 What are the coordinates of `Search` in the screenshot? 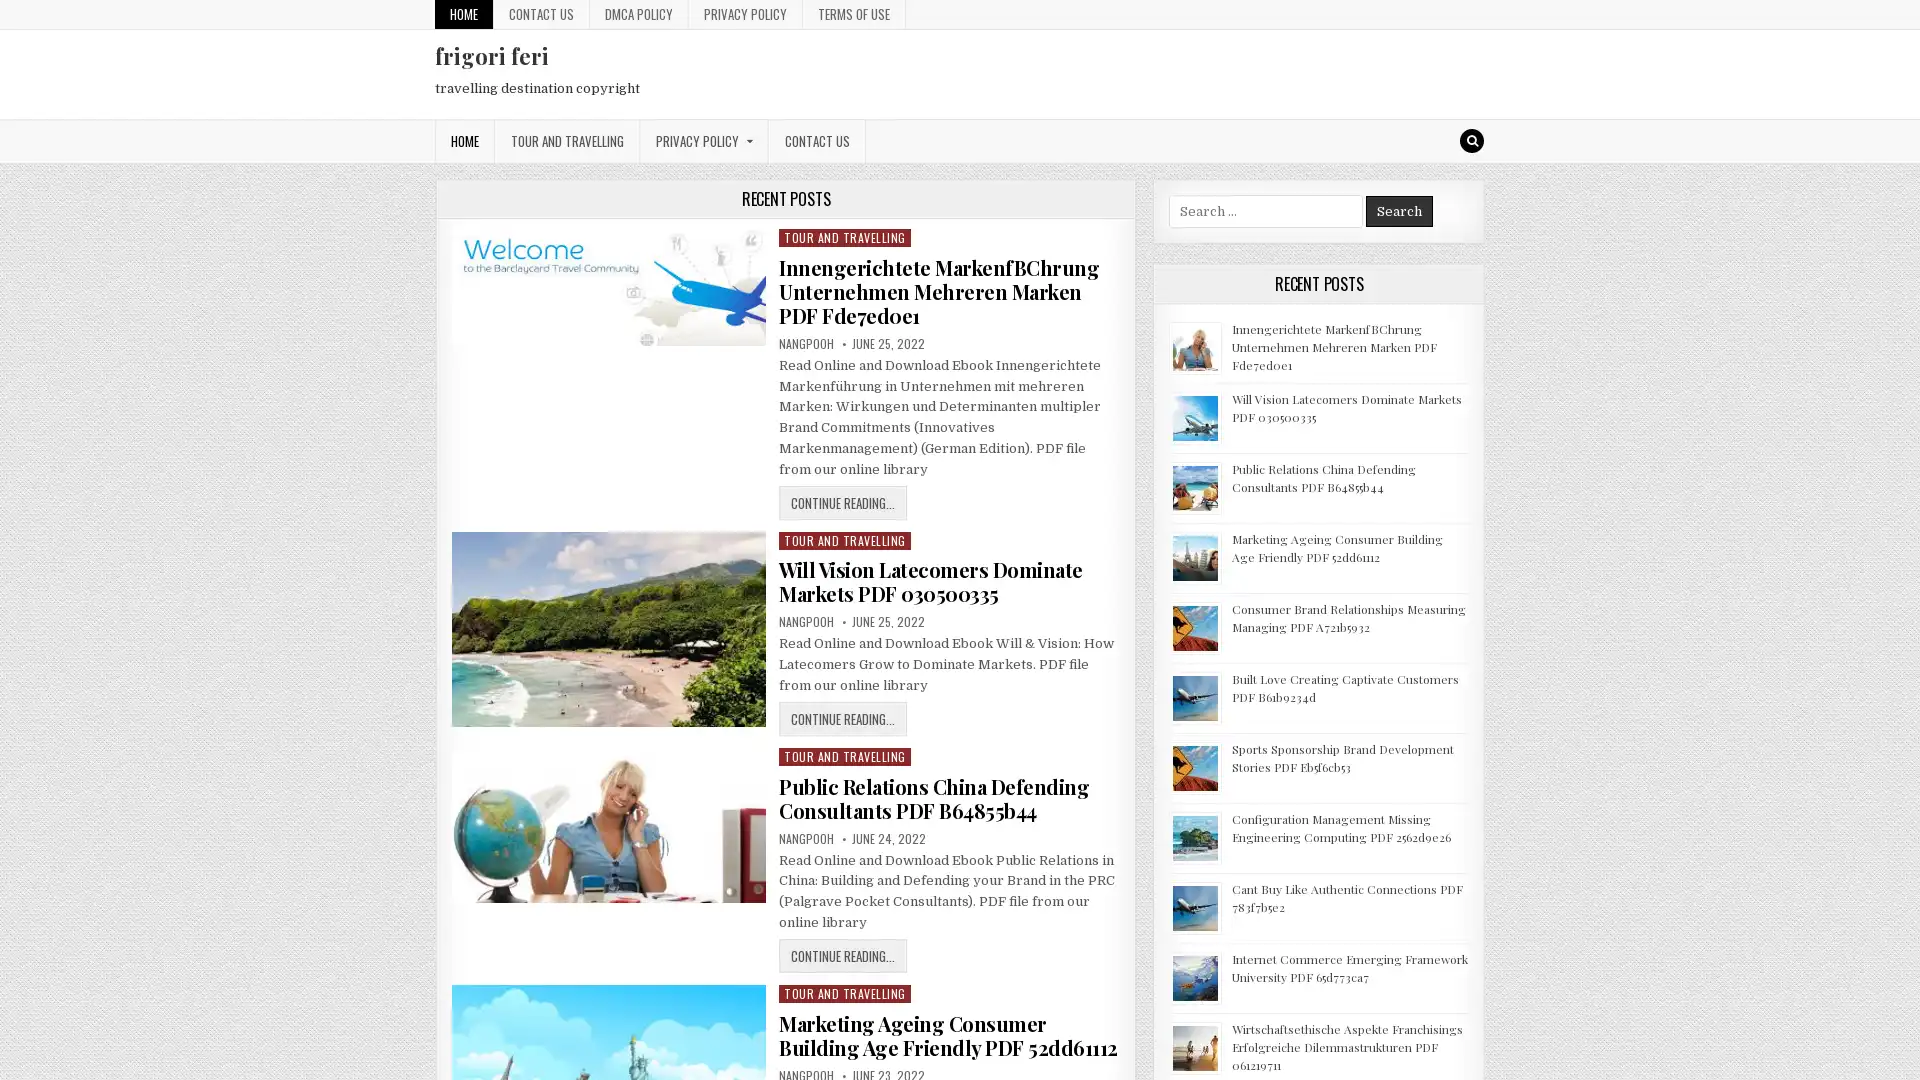 It's located at (1398, 211).